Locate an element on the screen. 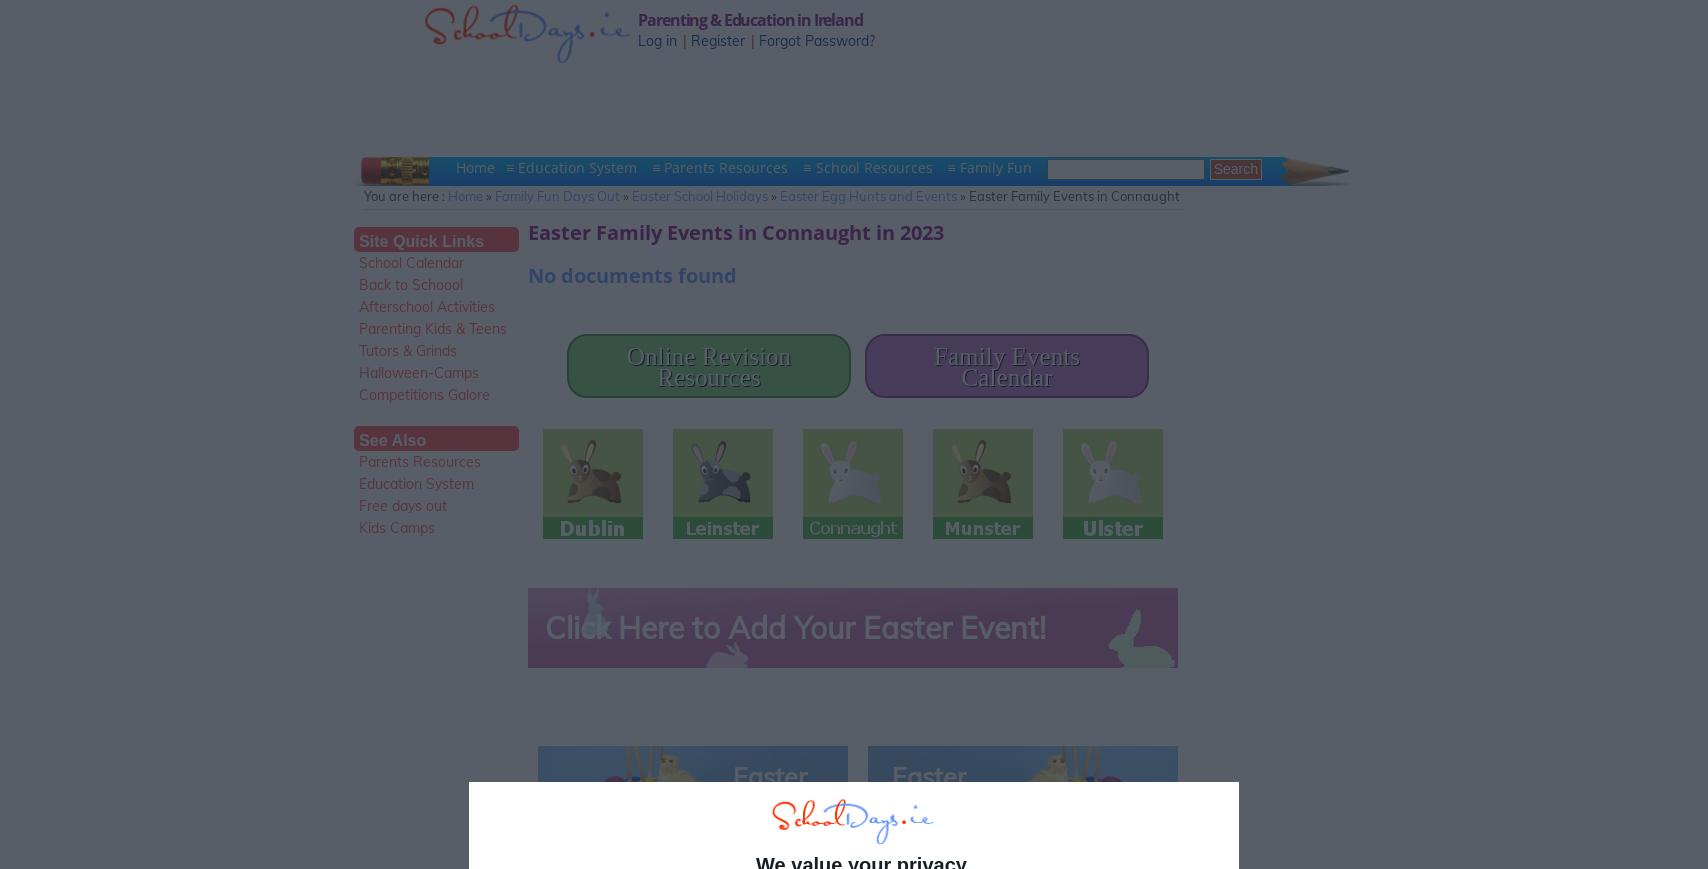 This screenshot has height=869, width=1708. '» Easter Family Events in Connaught' is located at coordinates (1068, 194).